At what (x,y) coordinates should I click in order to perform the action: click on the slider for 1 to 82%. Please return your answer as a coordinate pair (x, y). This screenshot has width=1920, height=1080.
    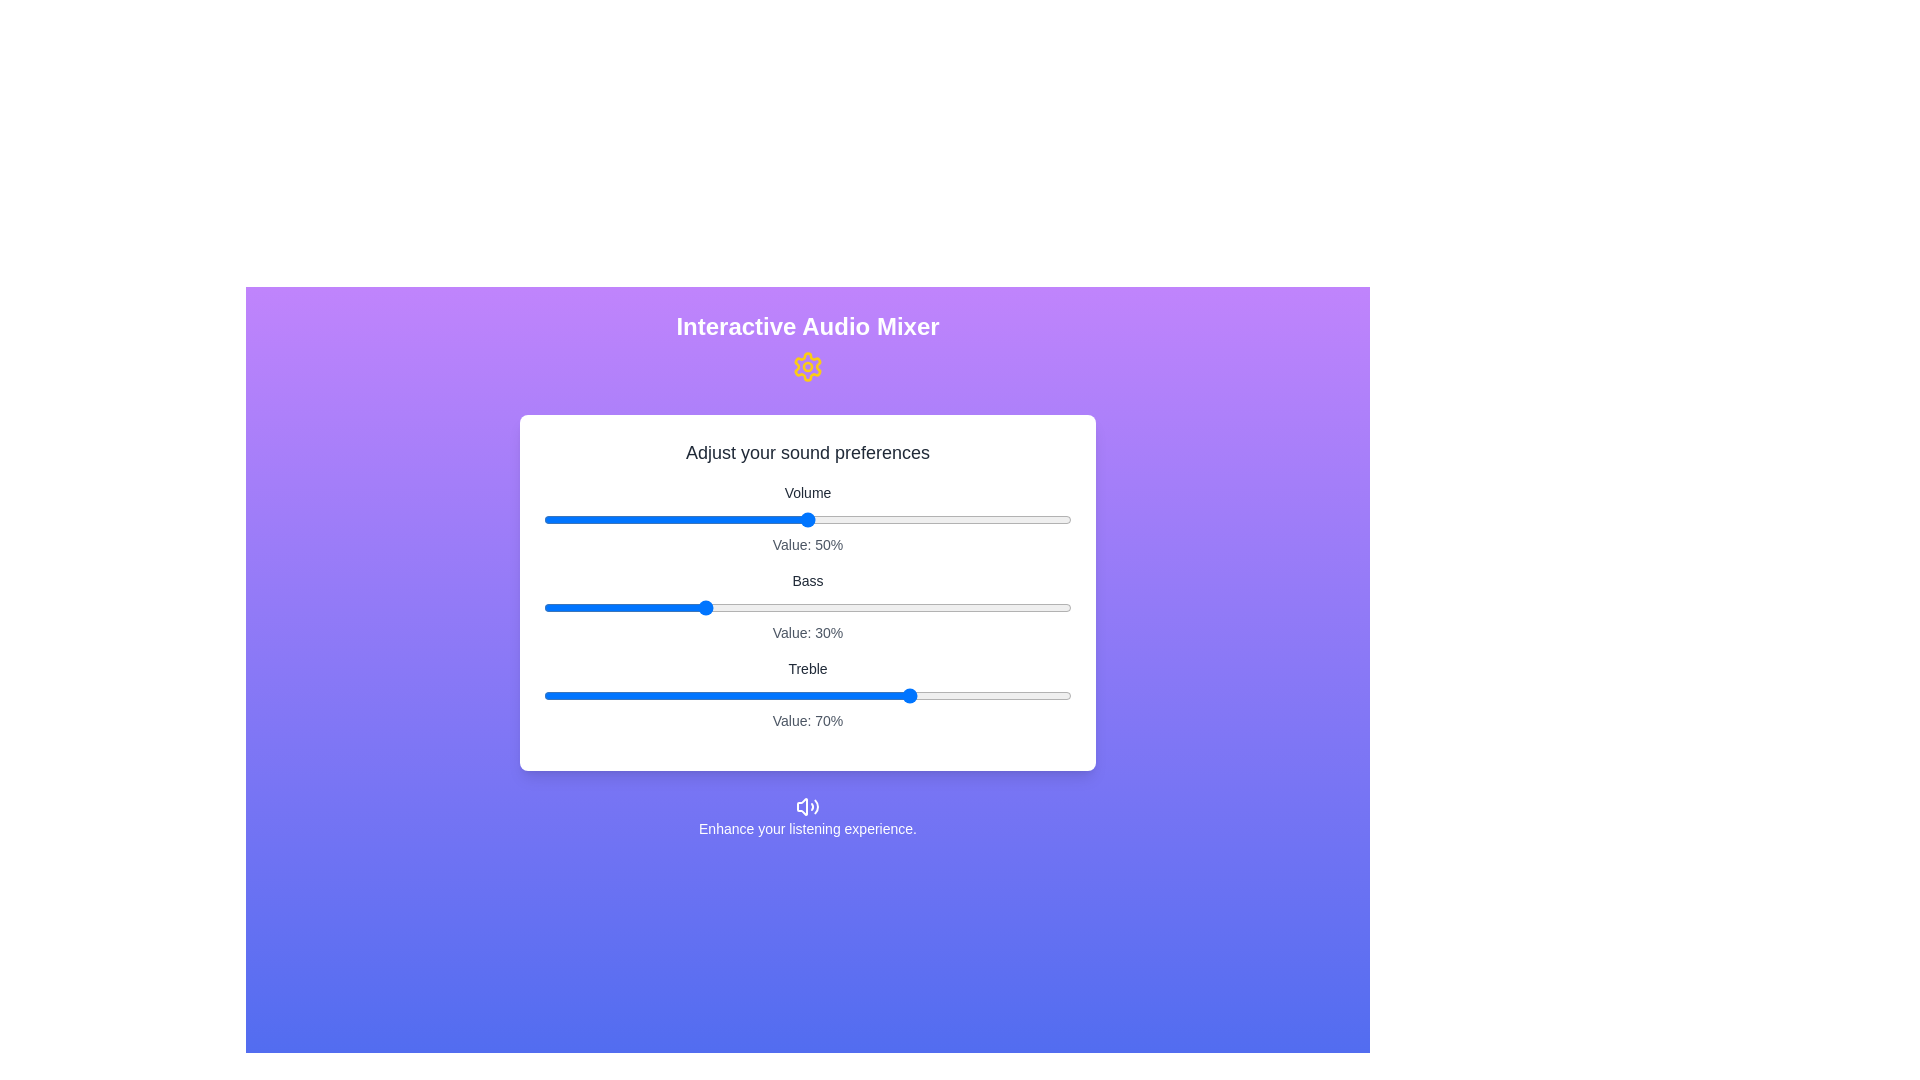
    Looking at the image, I should click on (976, 607).